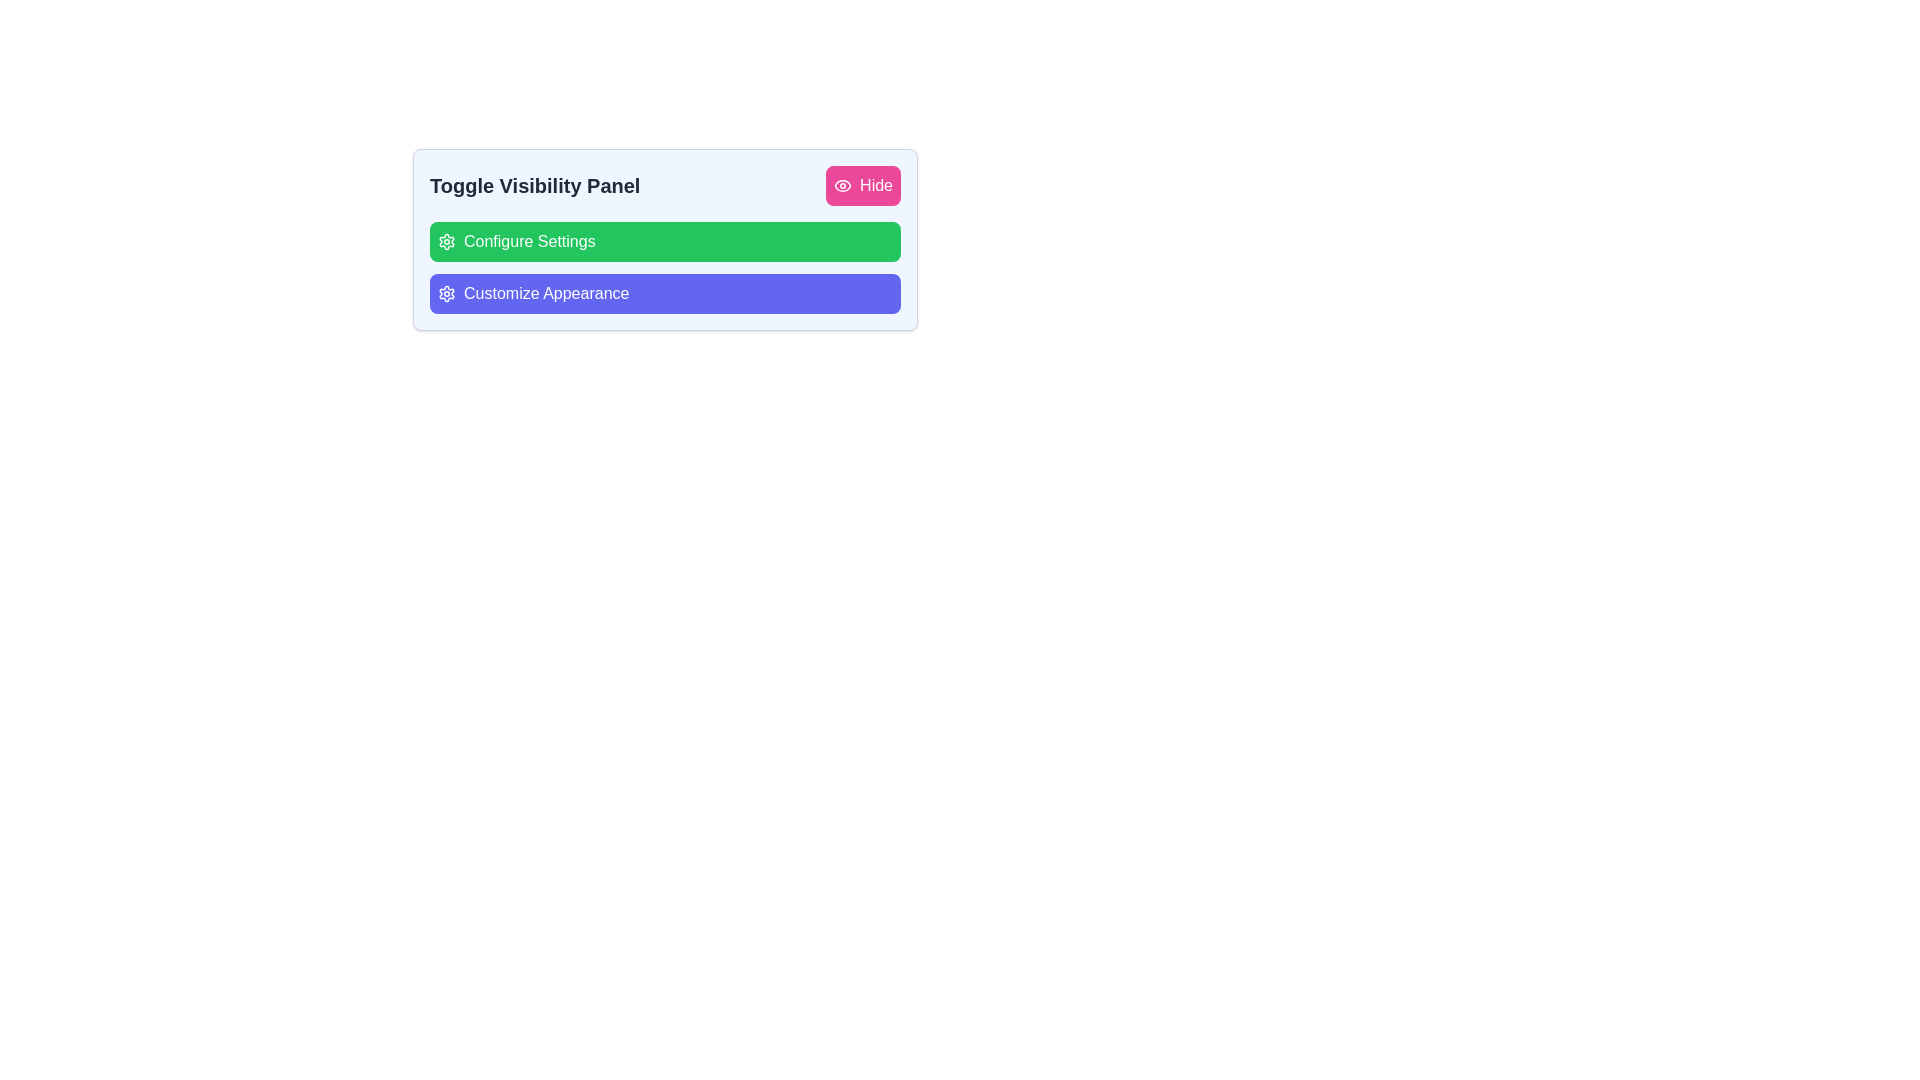 This screenshot has width=1920, height=1080. Describe the element at coordinates (445, 241) in the screenshot. I see `the cogwheel-shaped icon representing settings, located within the green button labeled 'Configure Settings' near the top-left corner, to the left of the text label` at that location.